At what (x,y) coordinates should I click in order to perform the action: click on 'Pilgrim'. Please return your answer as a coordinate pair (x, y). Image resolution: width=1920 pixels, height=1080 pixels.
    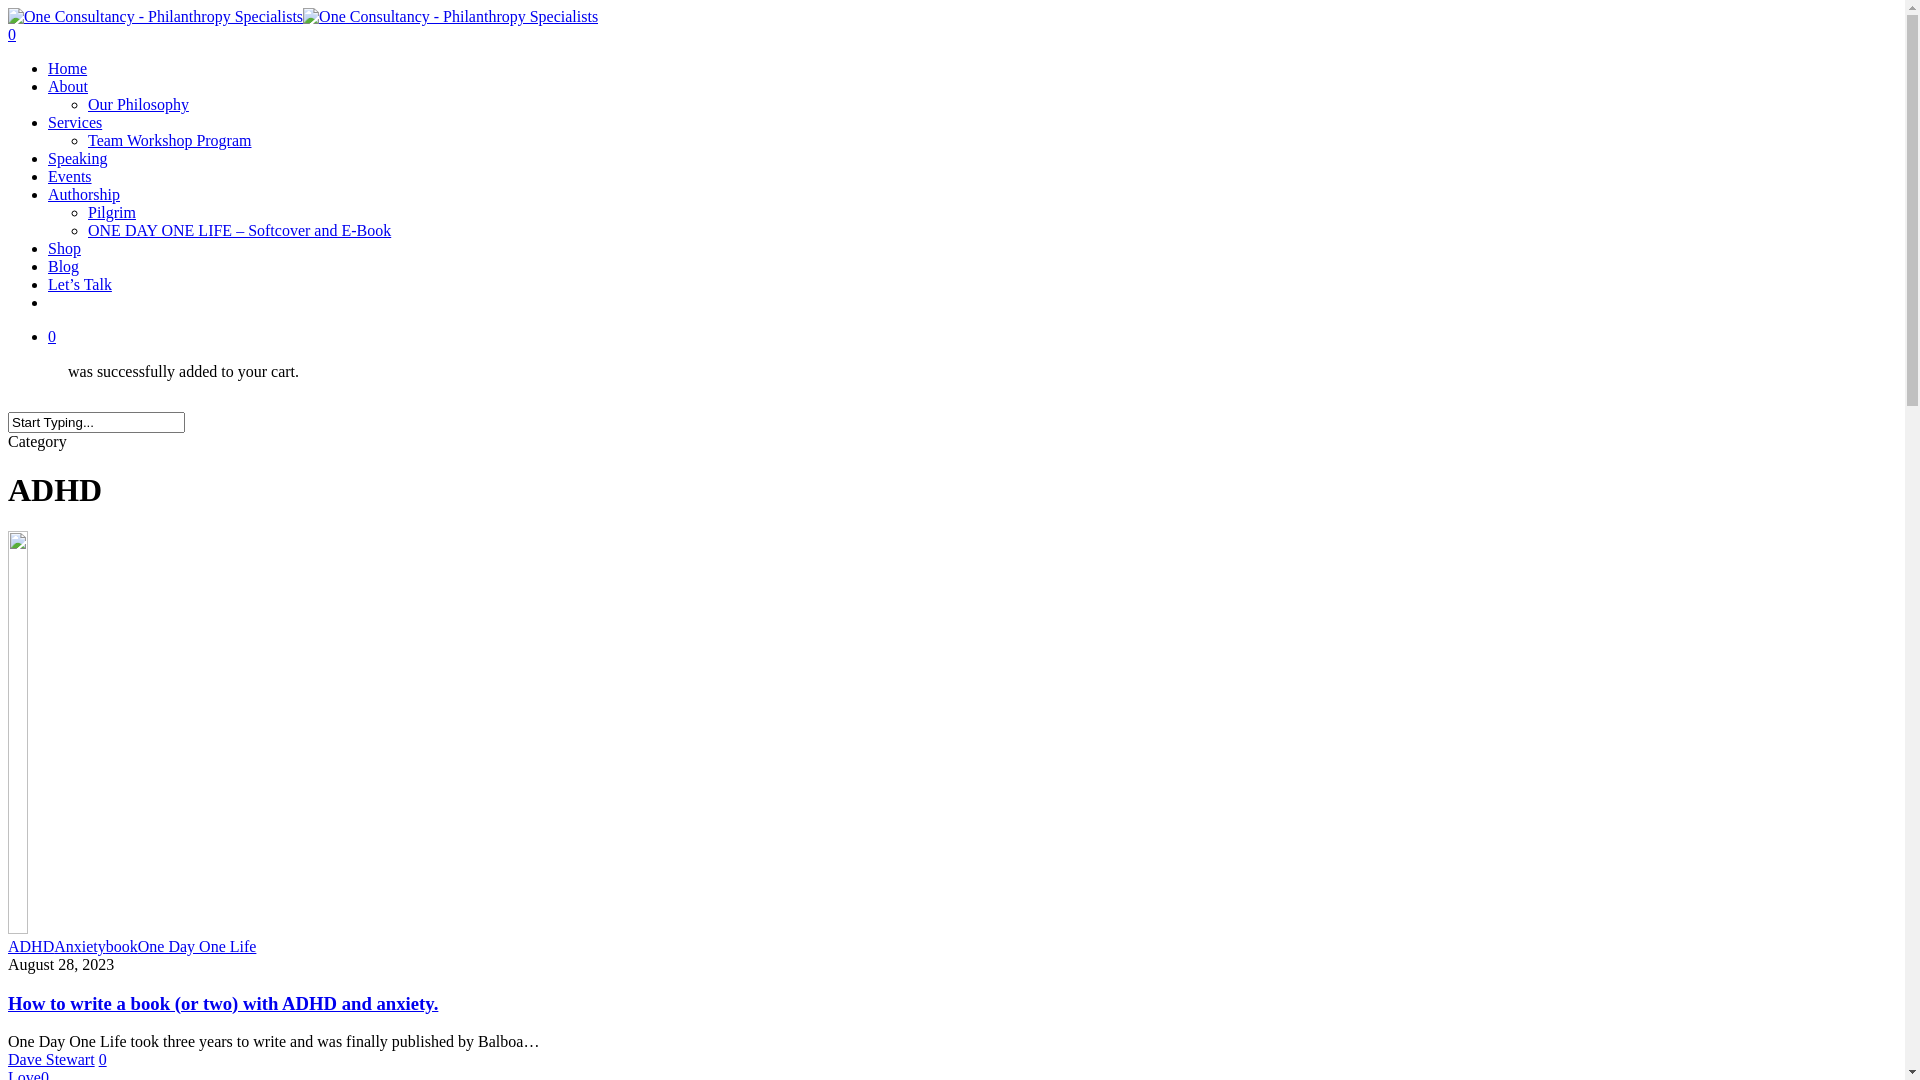
    Looking at the image, I should click on (110, 212).